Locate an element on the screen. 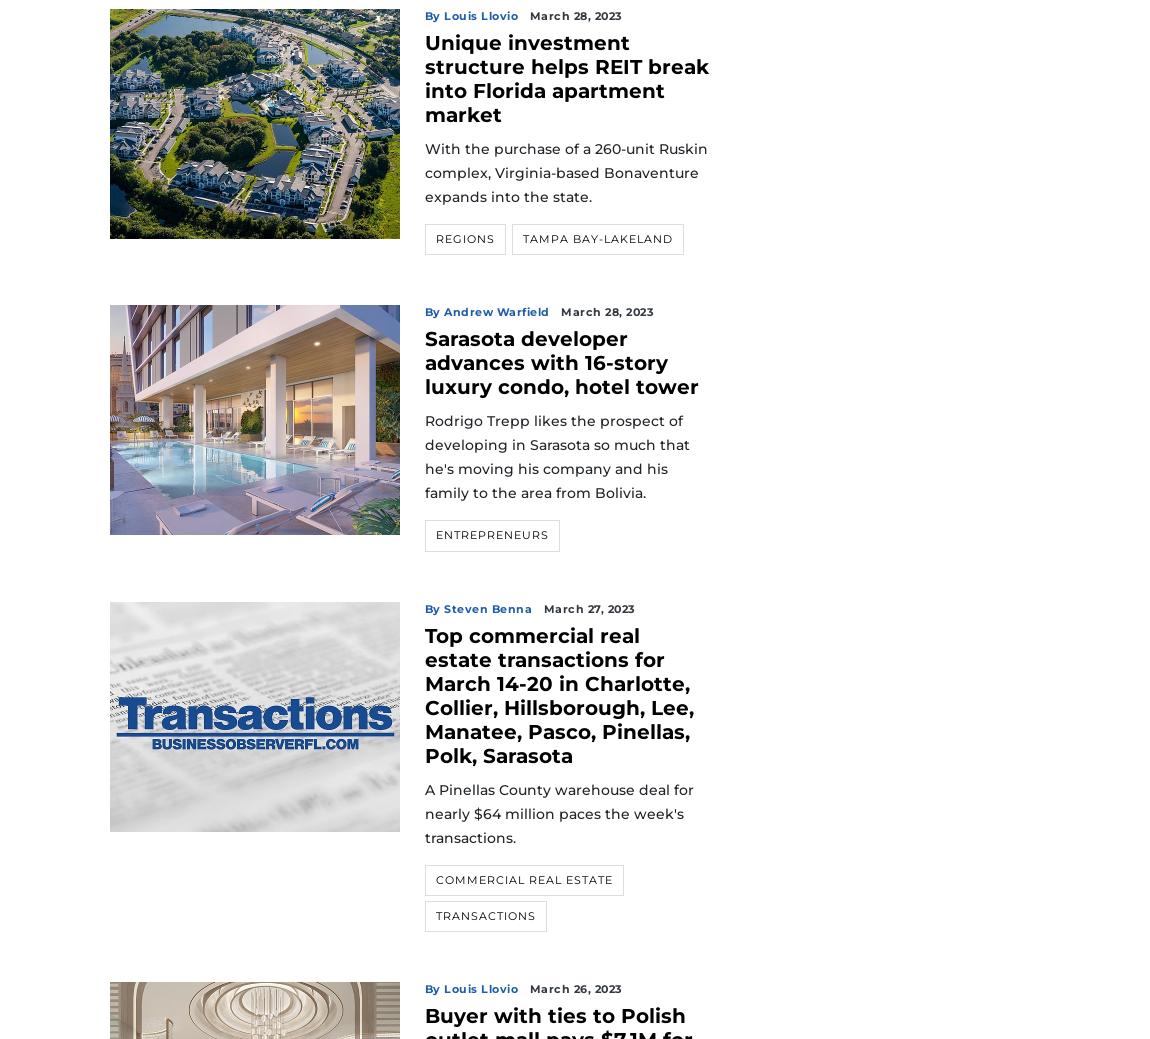  'March 26, 2023' is located at coordinates (575, 989).